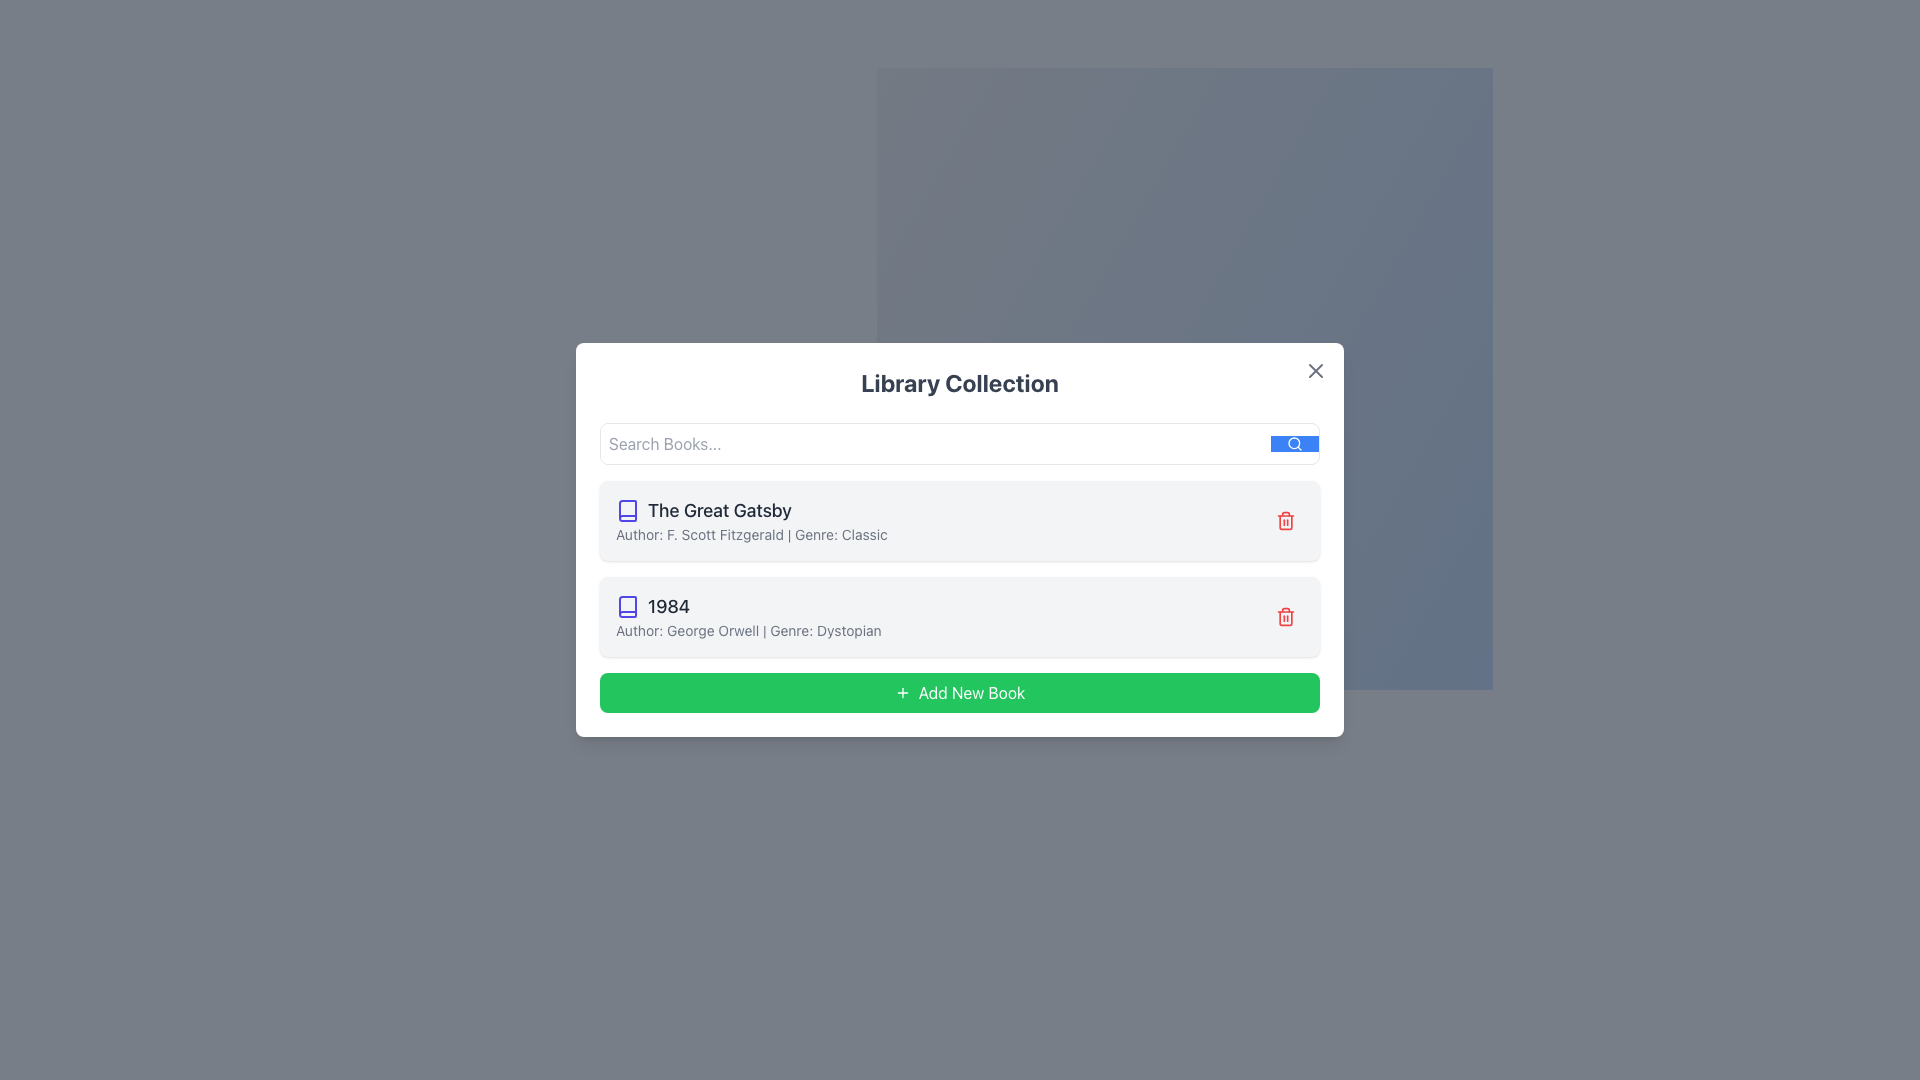 Image resolution: width=1920 pixels, height=1080 pixels. Describe the element at coordinates (627, 605) in the screenshot. I see `the book icon located to the left of the text 'The Great Gatsby' in the 'Library Collection' dialog box` at that location.